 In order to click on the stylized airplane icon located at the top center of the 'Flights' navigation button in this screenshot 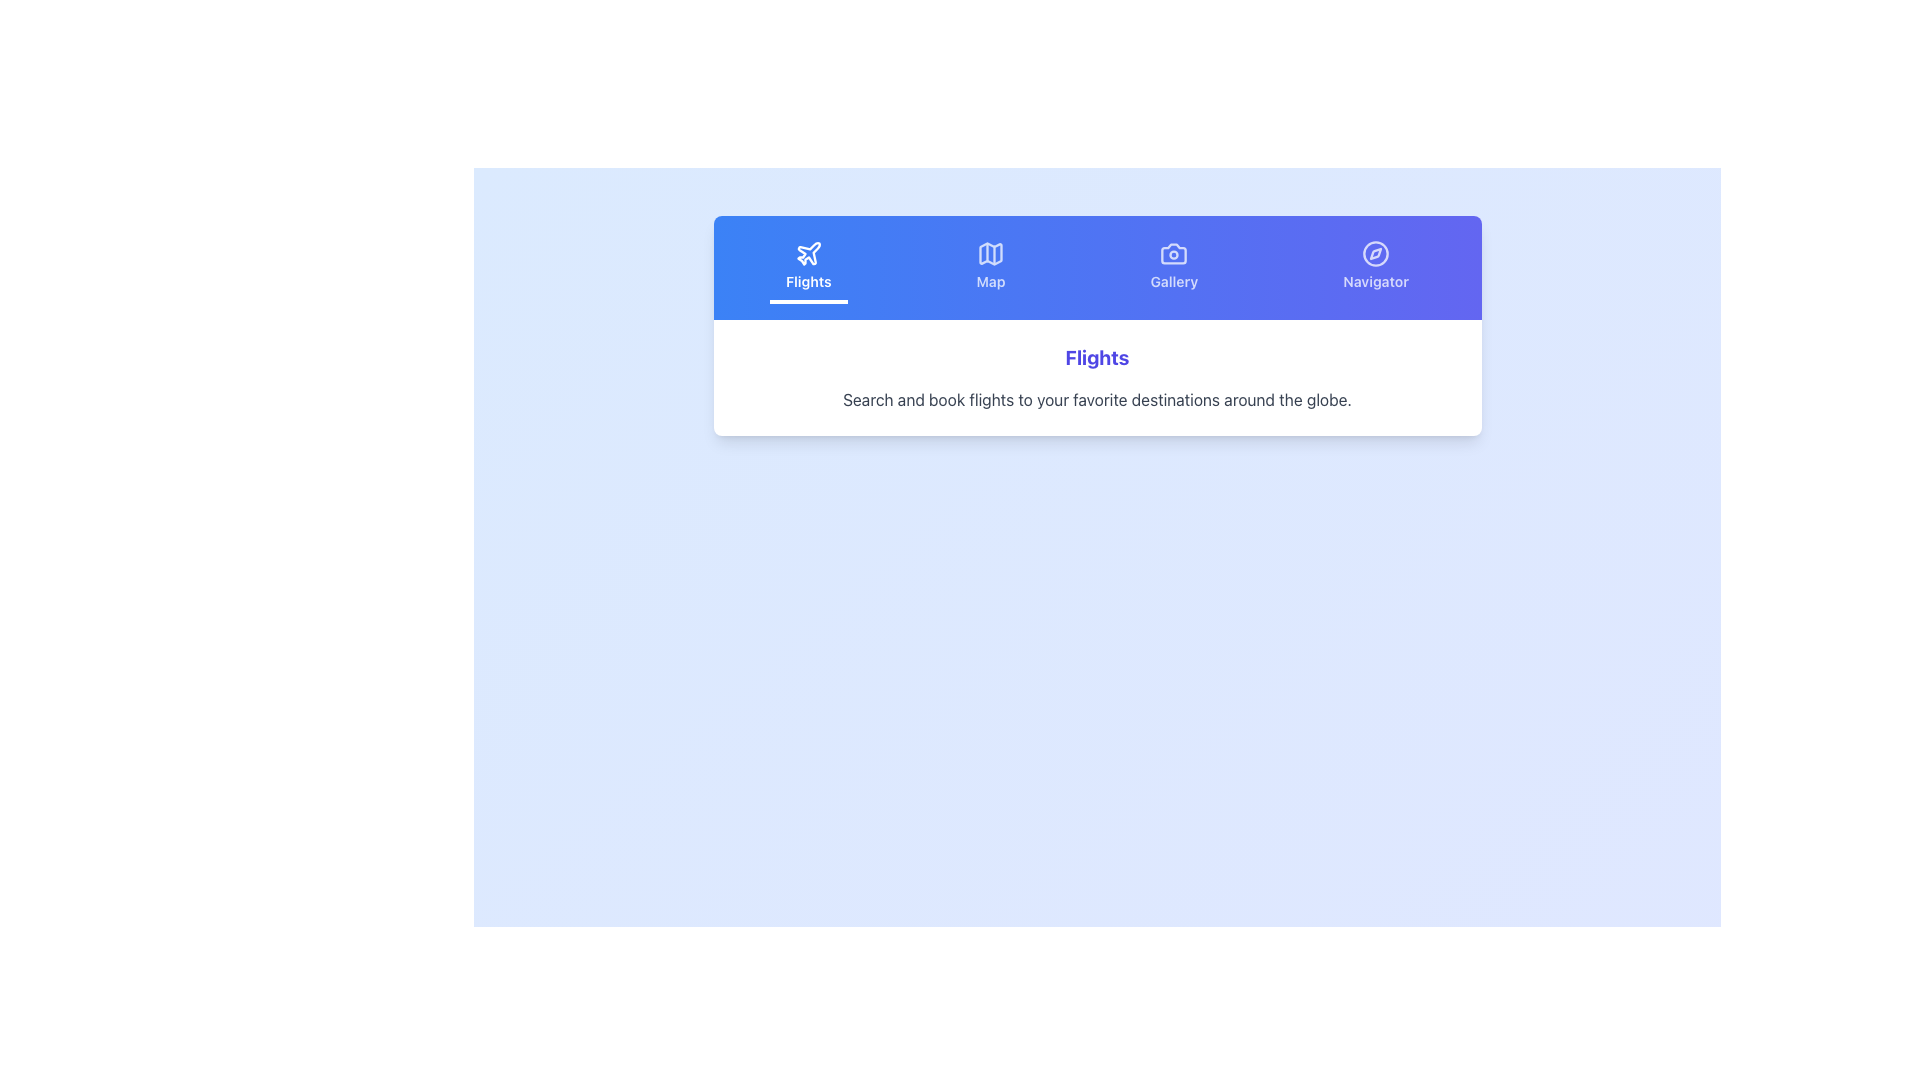, I will do `click(808, 253)`.